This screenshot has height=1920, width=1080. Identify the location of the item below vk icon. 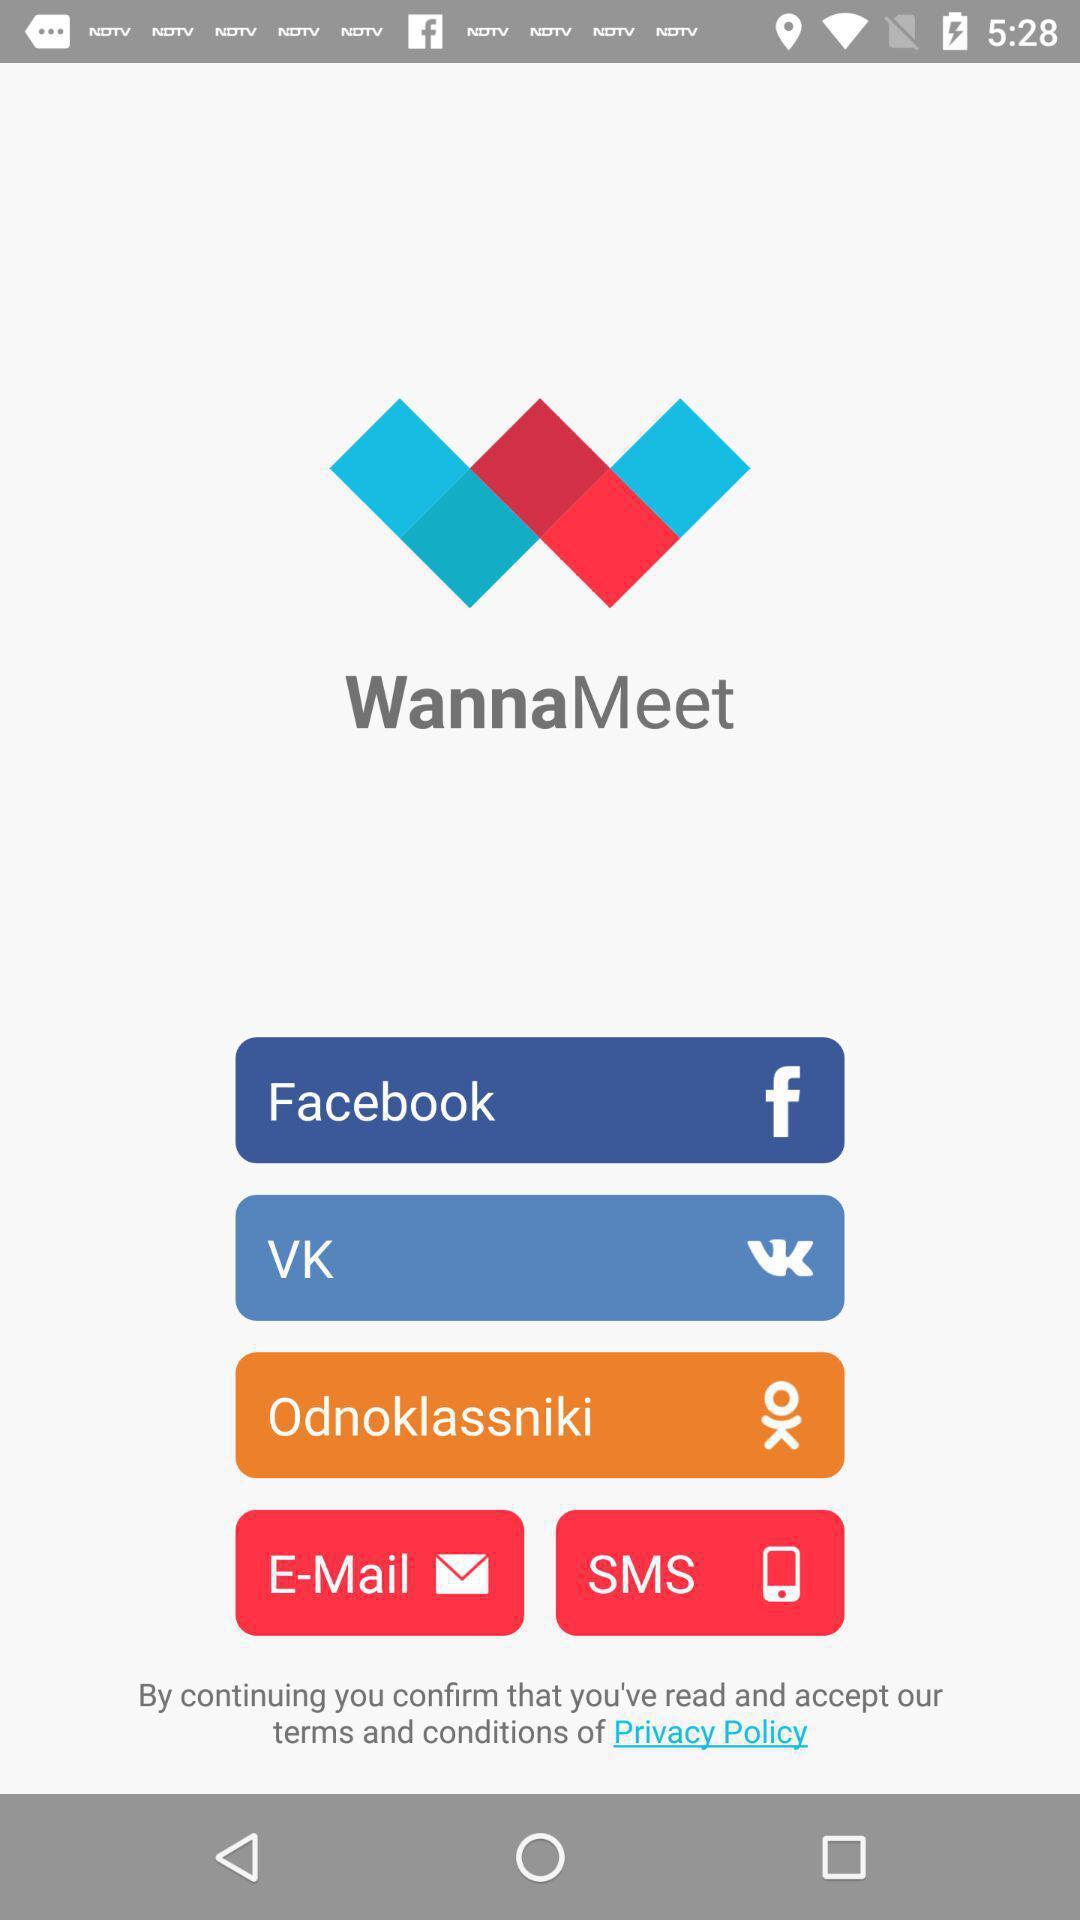
(540, 1414).